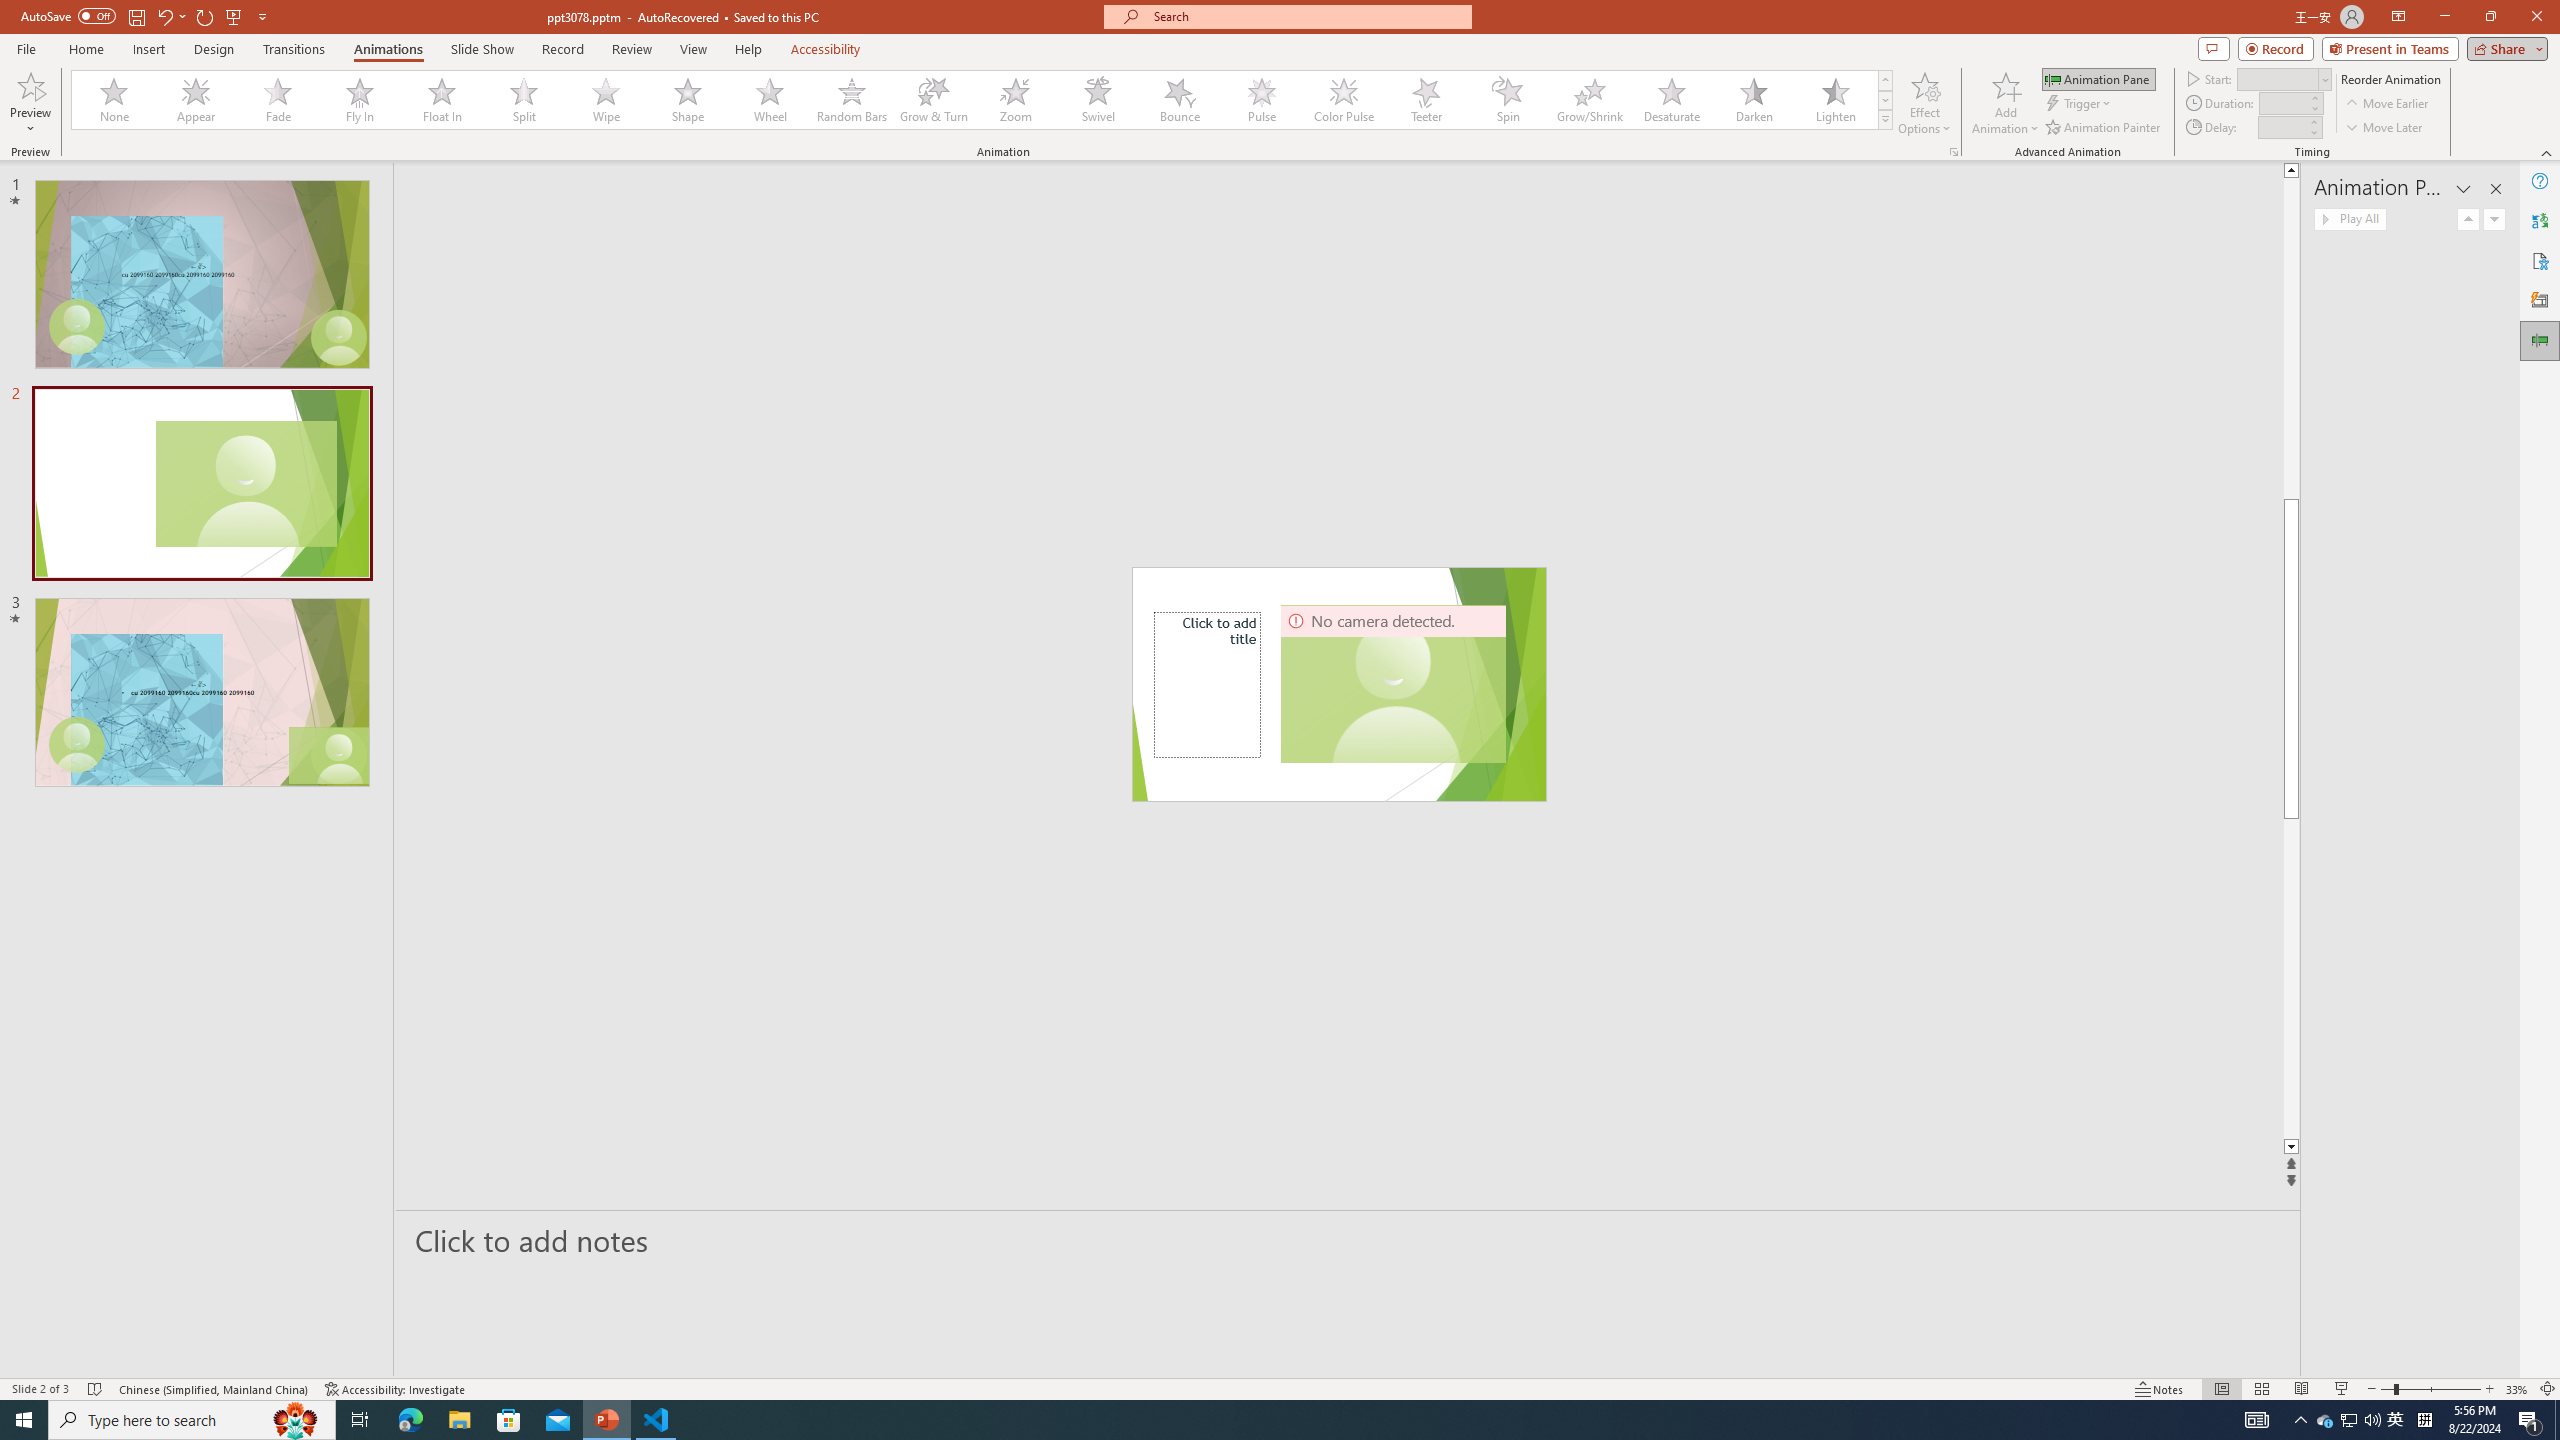 The image size is (2560, 1440). I want to click on 'Float In', so click(441, 99).